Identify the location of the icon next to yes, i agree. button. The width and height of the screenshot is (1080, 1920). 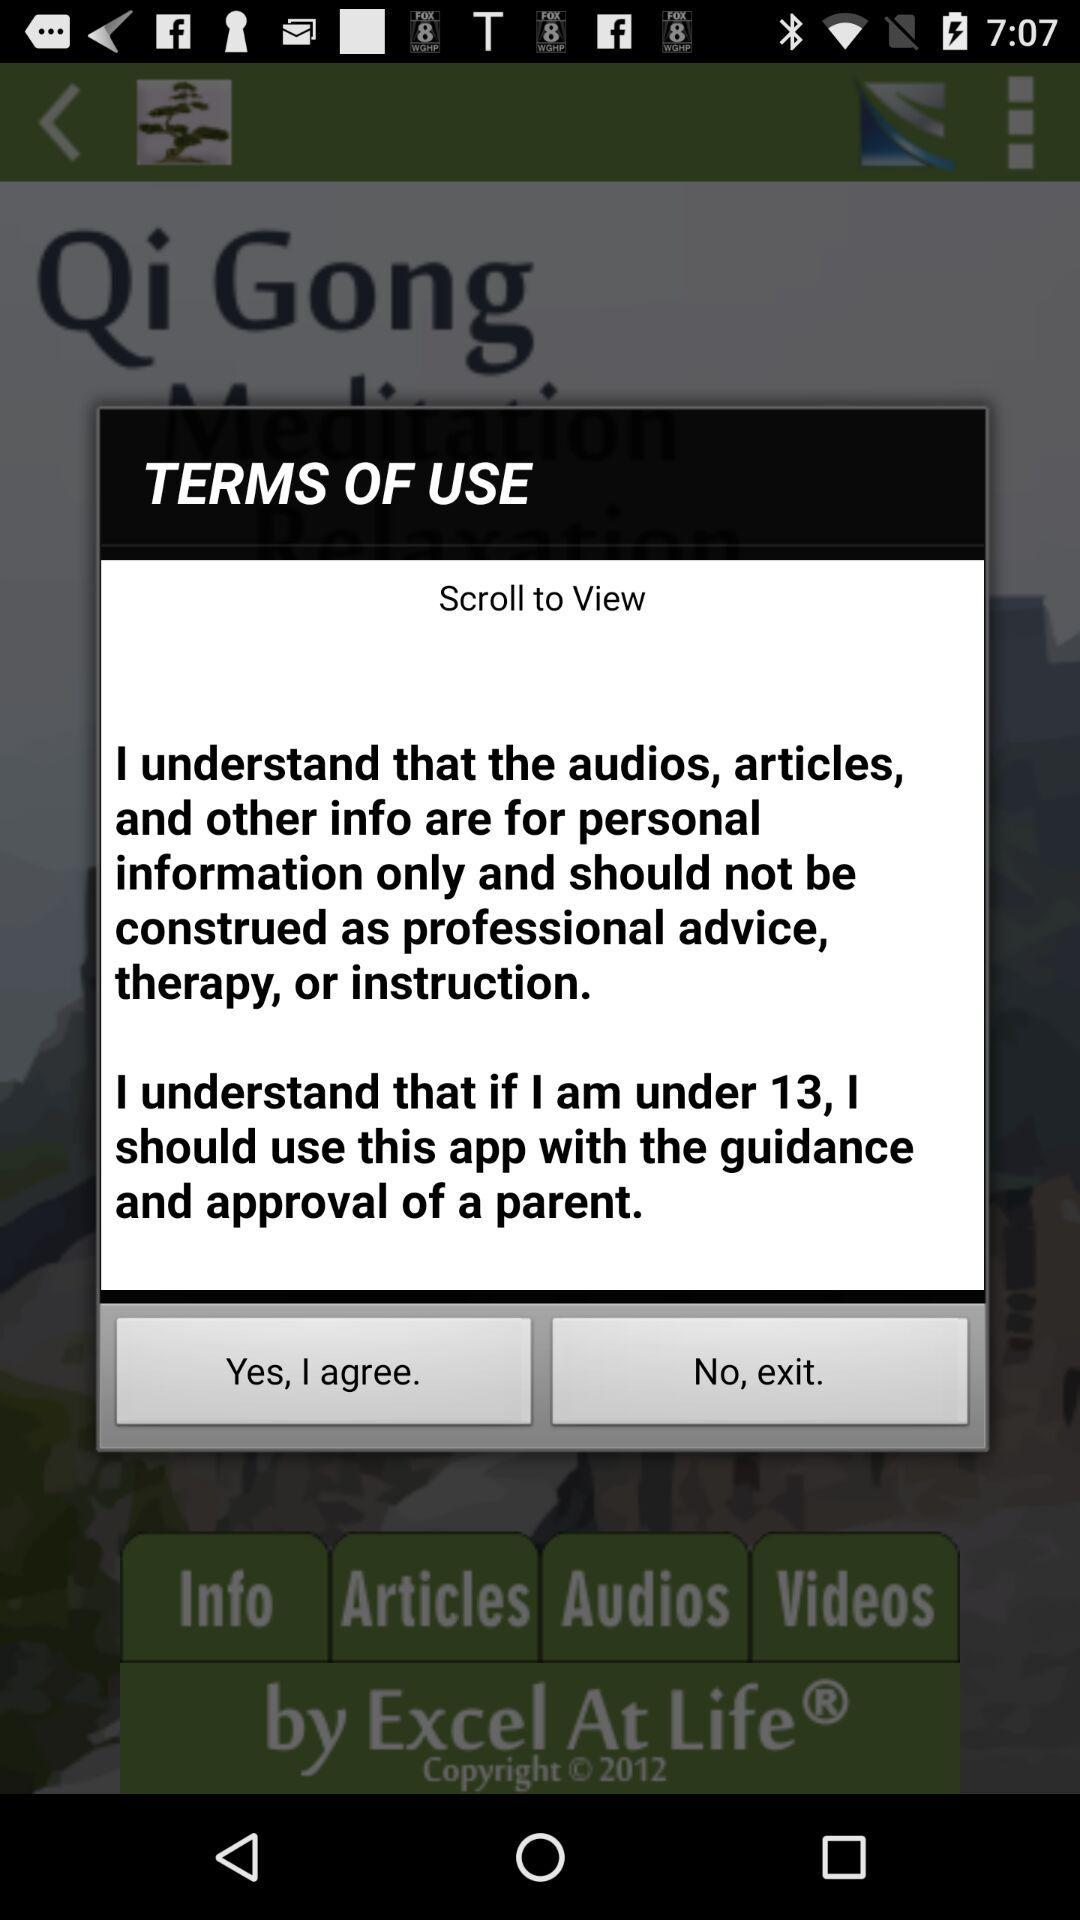
(760, 1376).